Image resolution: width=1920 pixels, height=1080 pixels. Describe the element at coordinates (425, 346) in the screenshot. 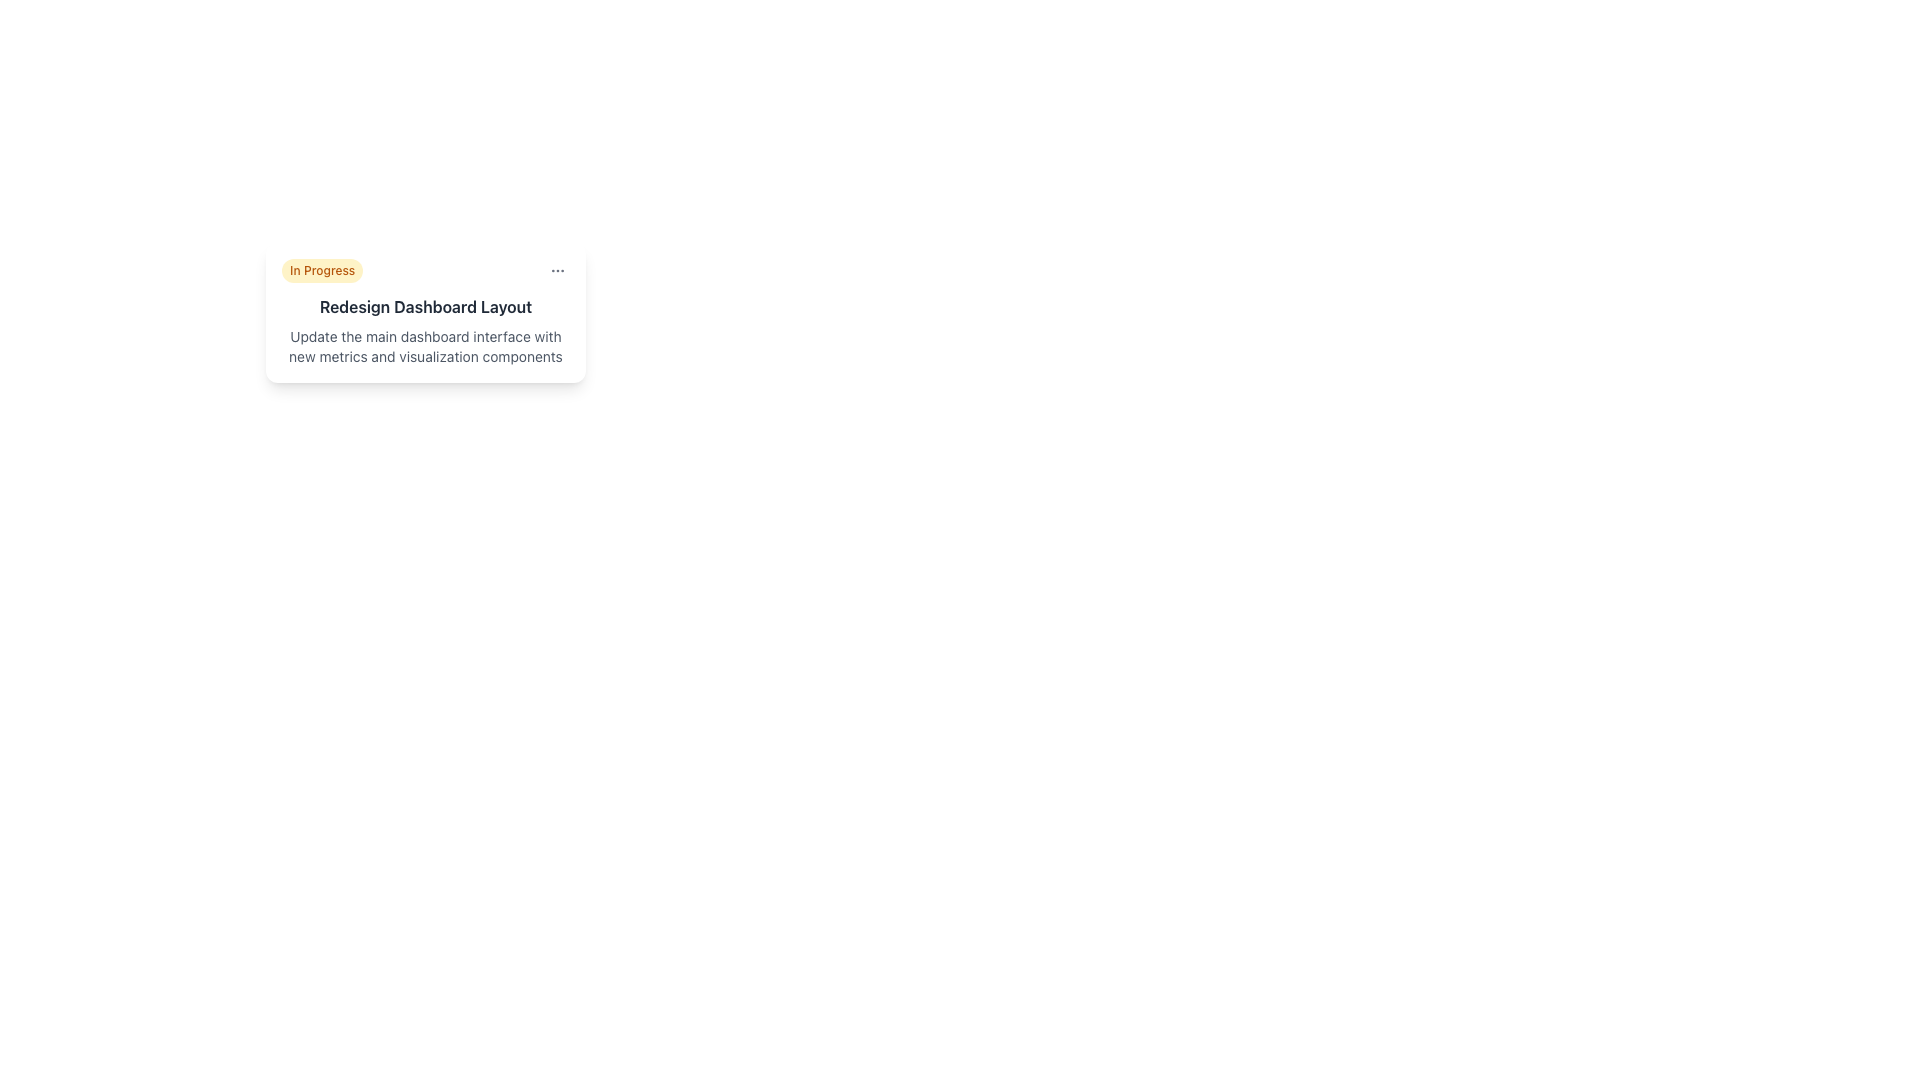

I see `the paragraph-like text element that contains 'Update the main dashboard interface with new metrics and visualization components', located below the title 'Redesign Dashboard Layout' in a white card` at that location.